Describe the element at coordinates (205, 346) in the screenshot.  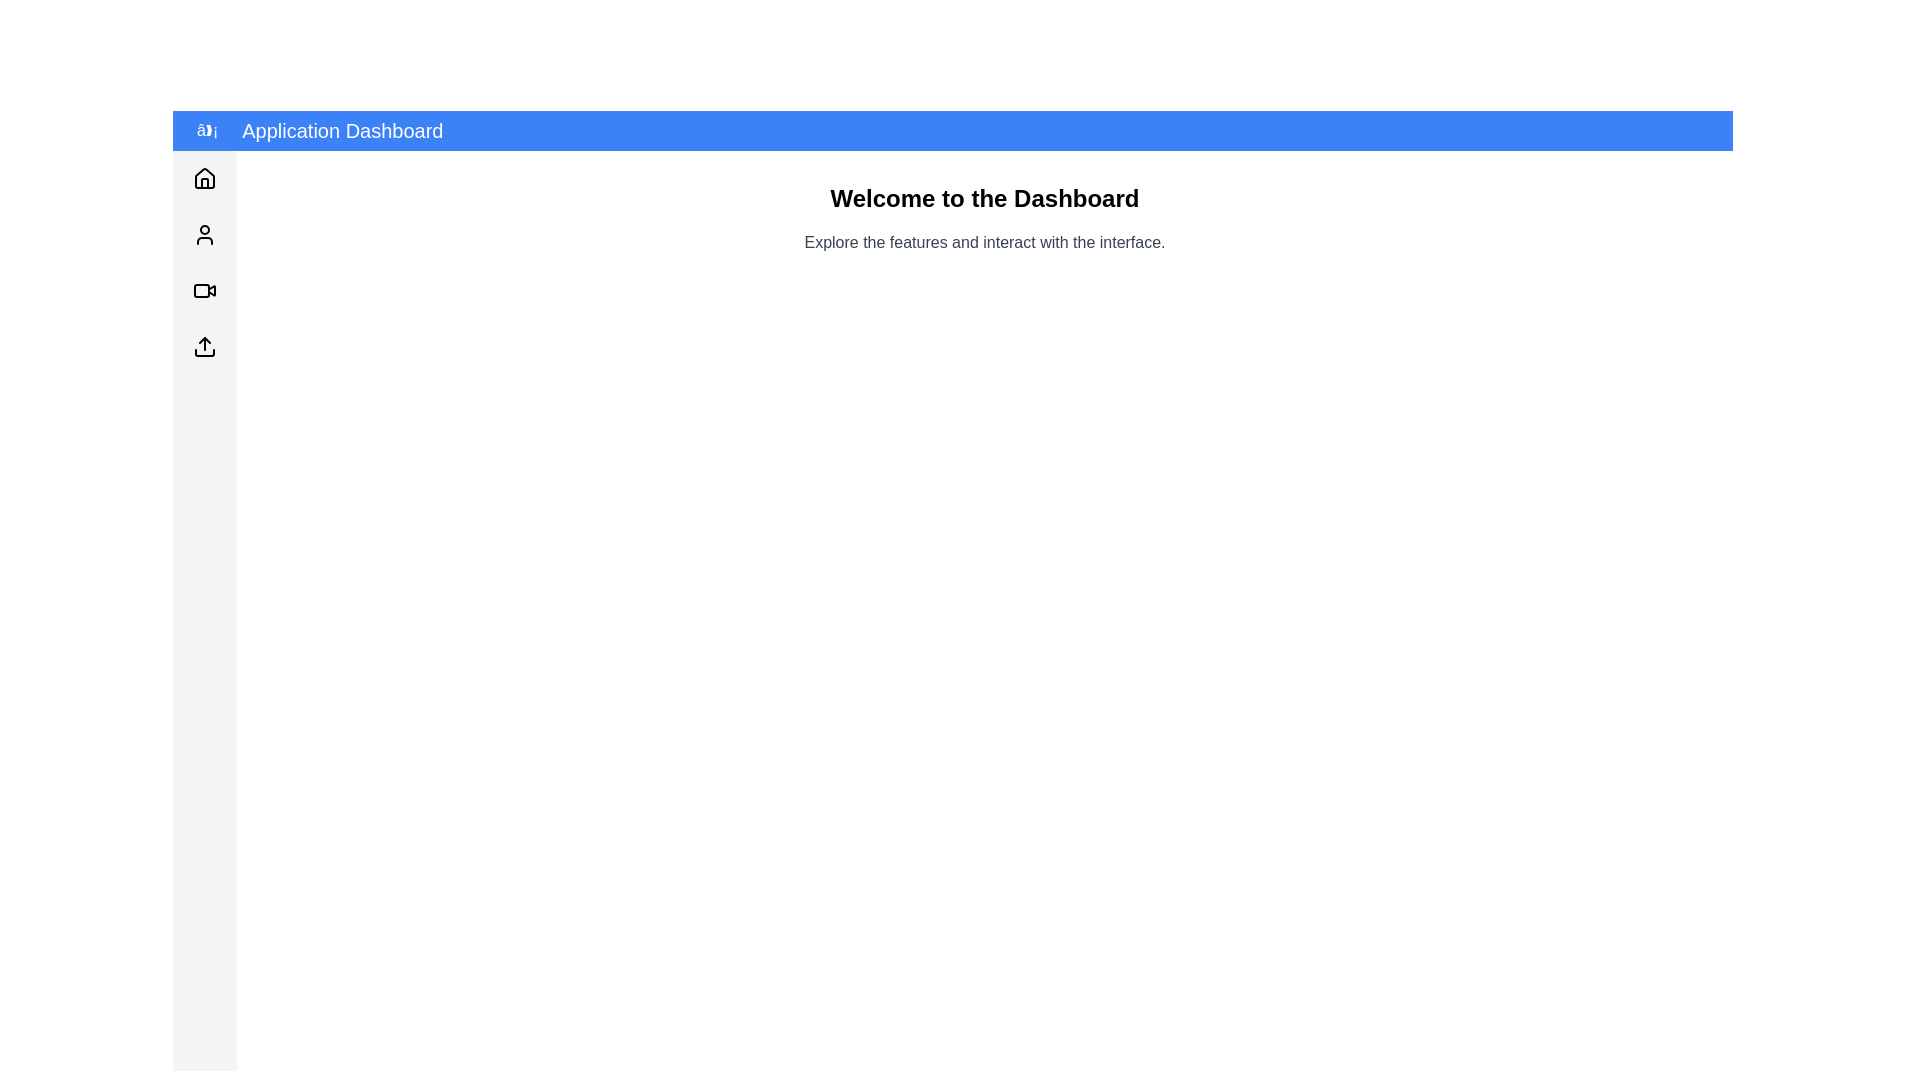
I see `the upload icon located in the fourth position from the top in the vertical navigation bar on the left side of the interface` at that location.